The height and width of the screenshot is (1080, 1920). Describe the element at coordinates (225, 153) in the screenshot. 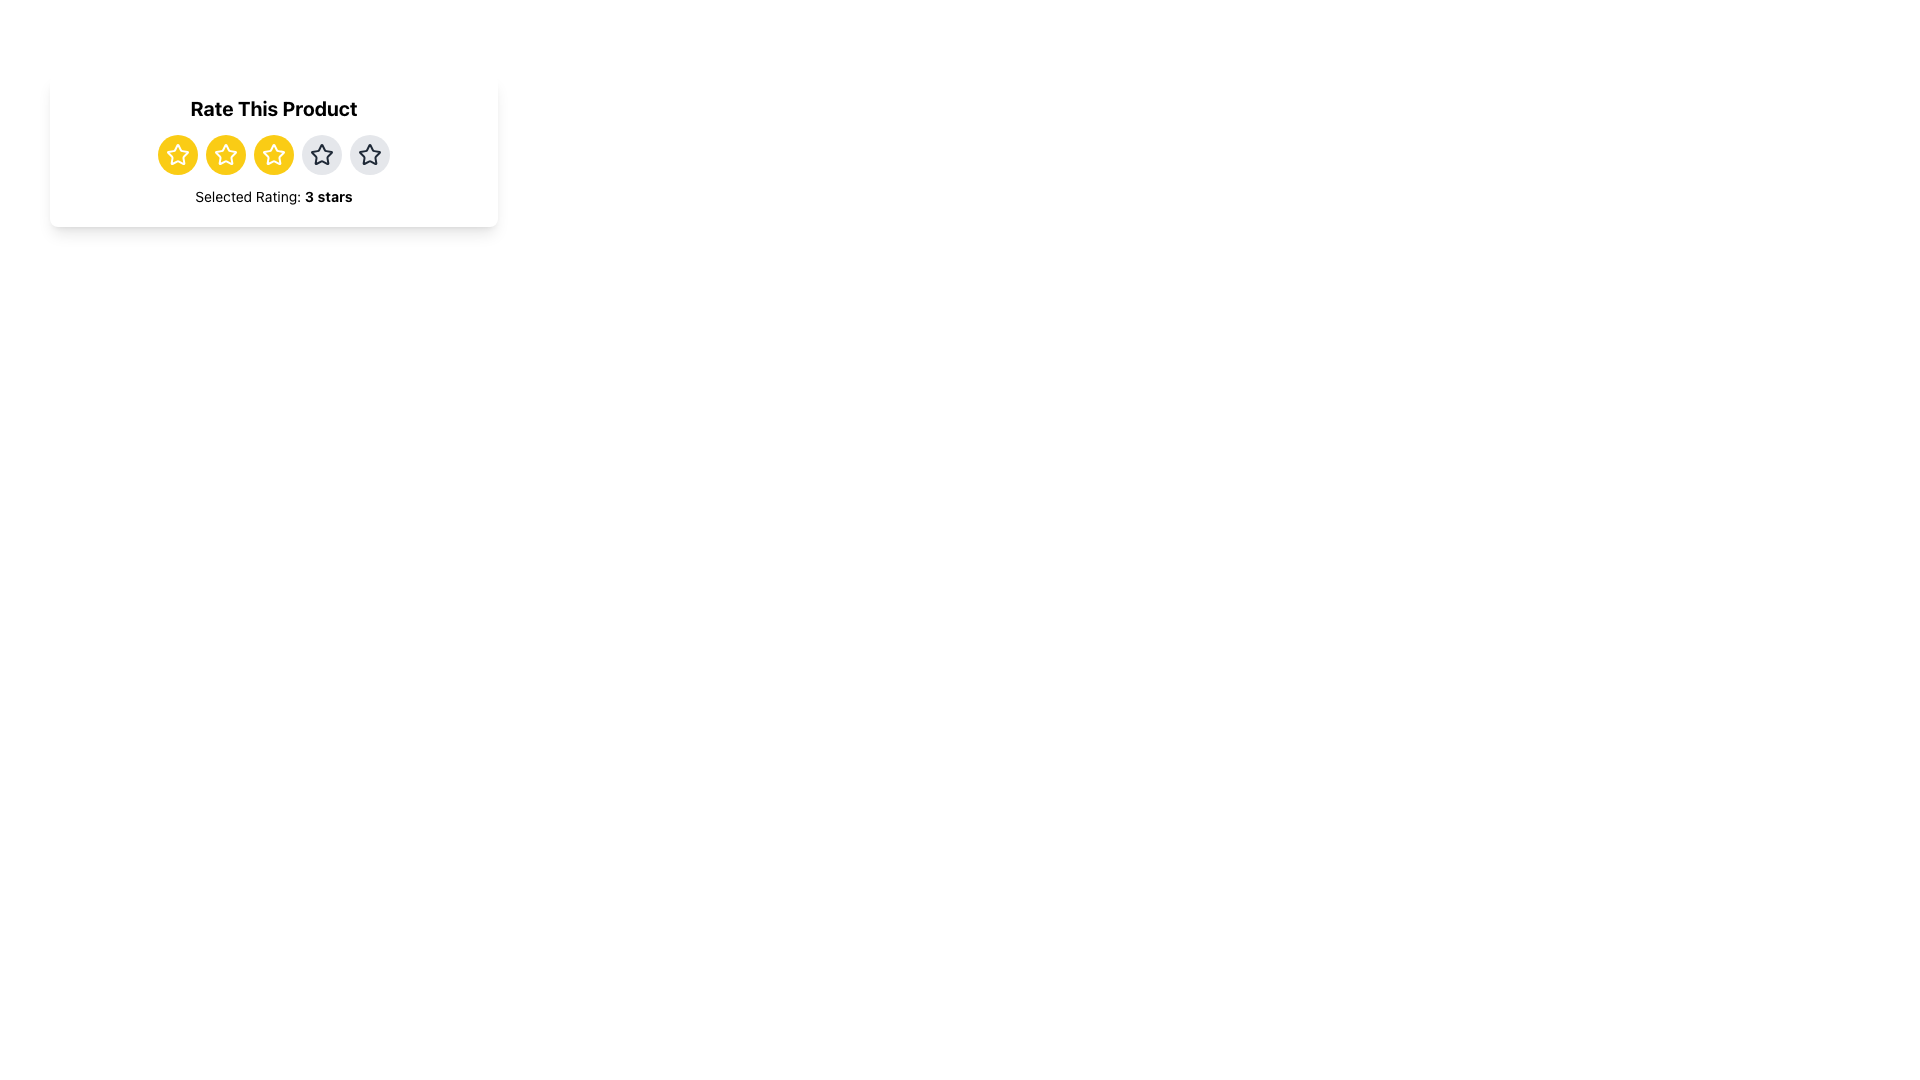

I see `the third rating button in a group of five buttons` at that location.